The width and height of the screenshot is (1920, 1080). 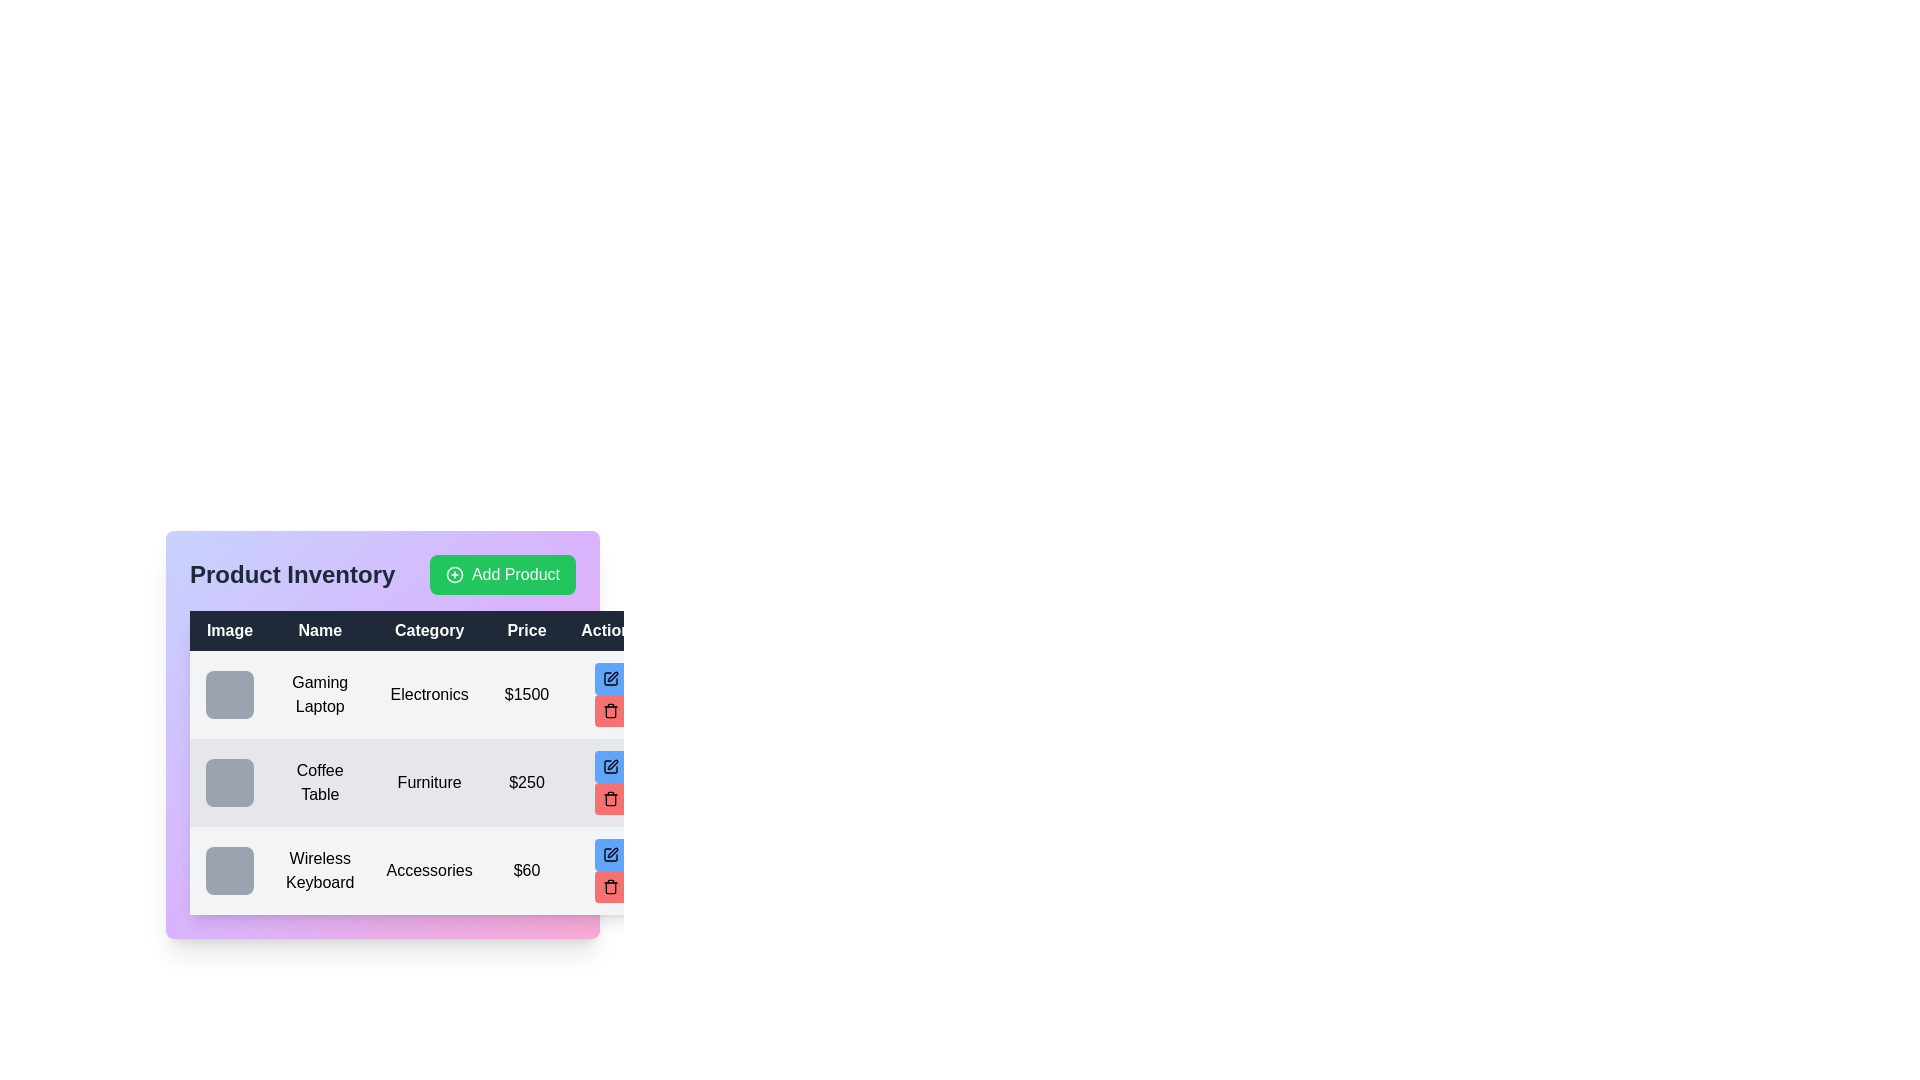 What do you see at coordinates (230, 693) in the screenshot?
I see `the Image Placeholder element located in the first row of the product inventory table, aligned with 'Gaming Laptop'` at bounding box center [230, 693].